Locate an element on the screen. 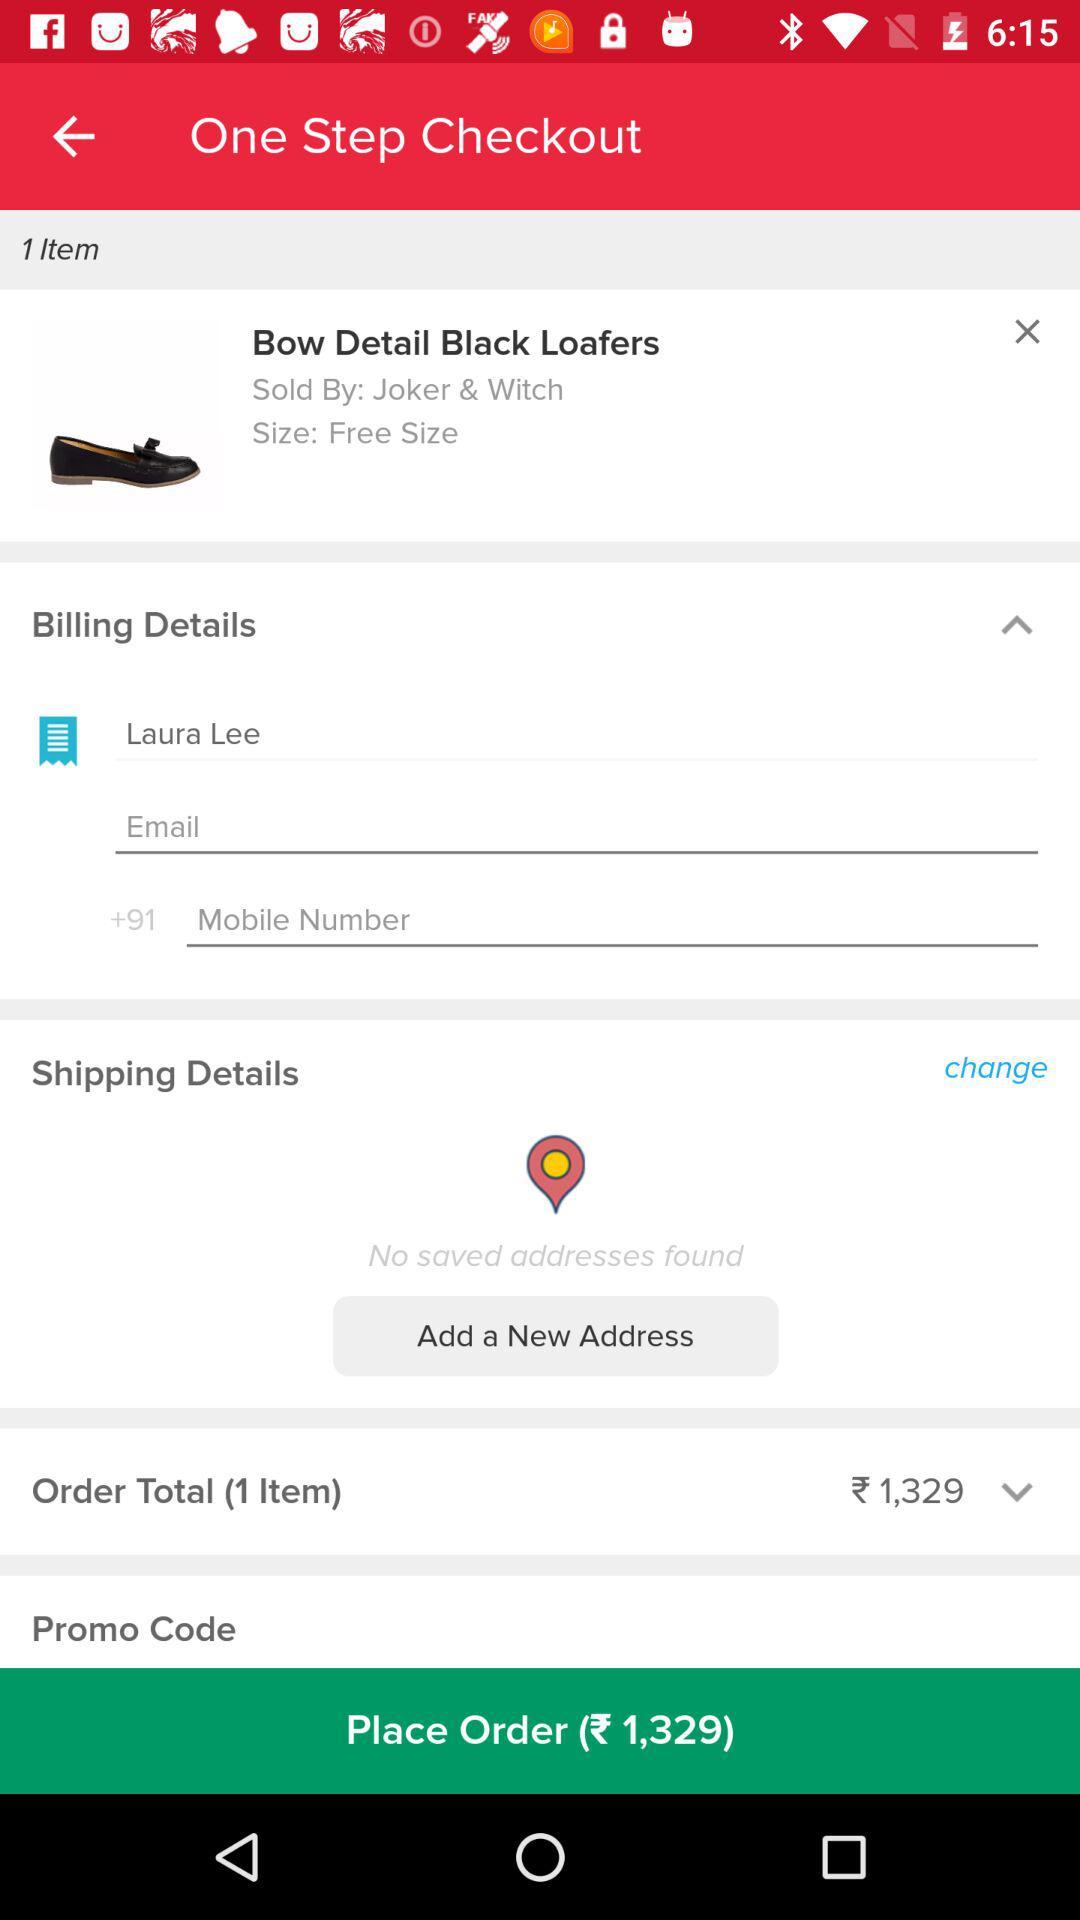 This screenshot has width=1080, height=1920. the item above the no saved addresses item is located at coordinates (1001, 1064).